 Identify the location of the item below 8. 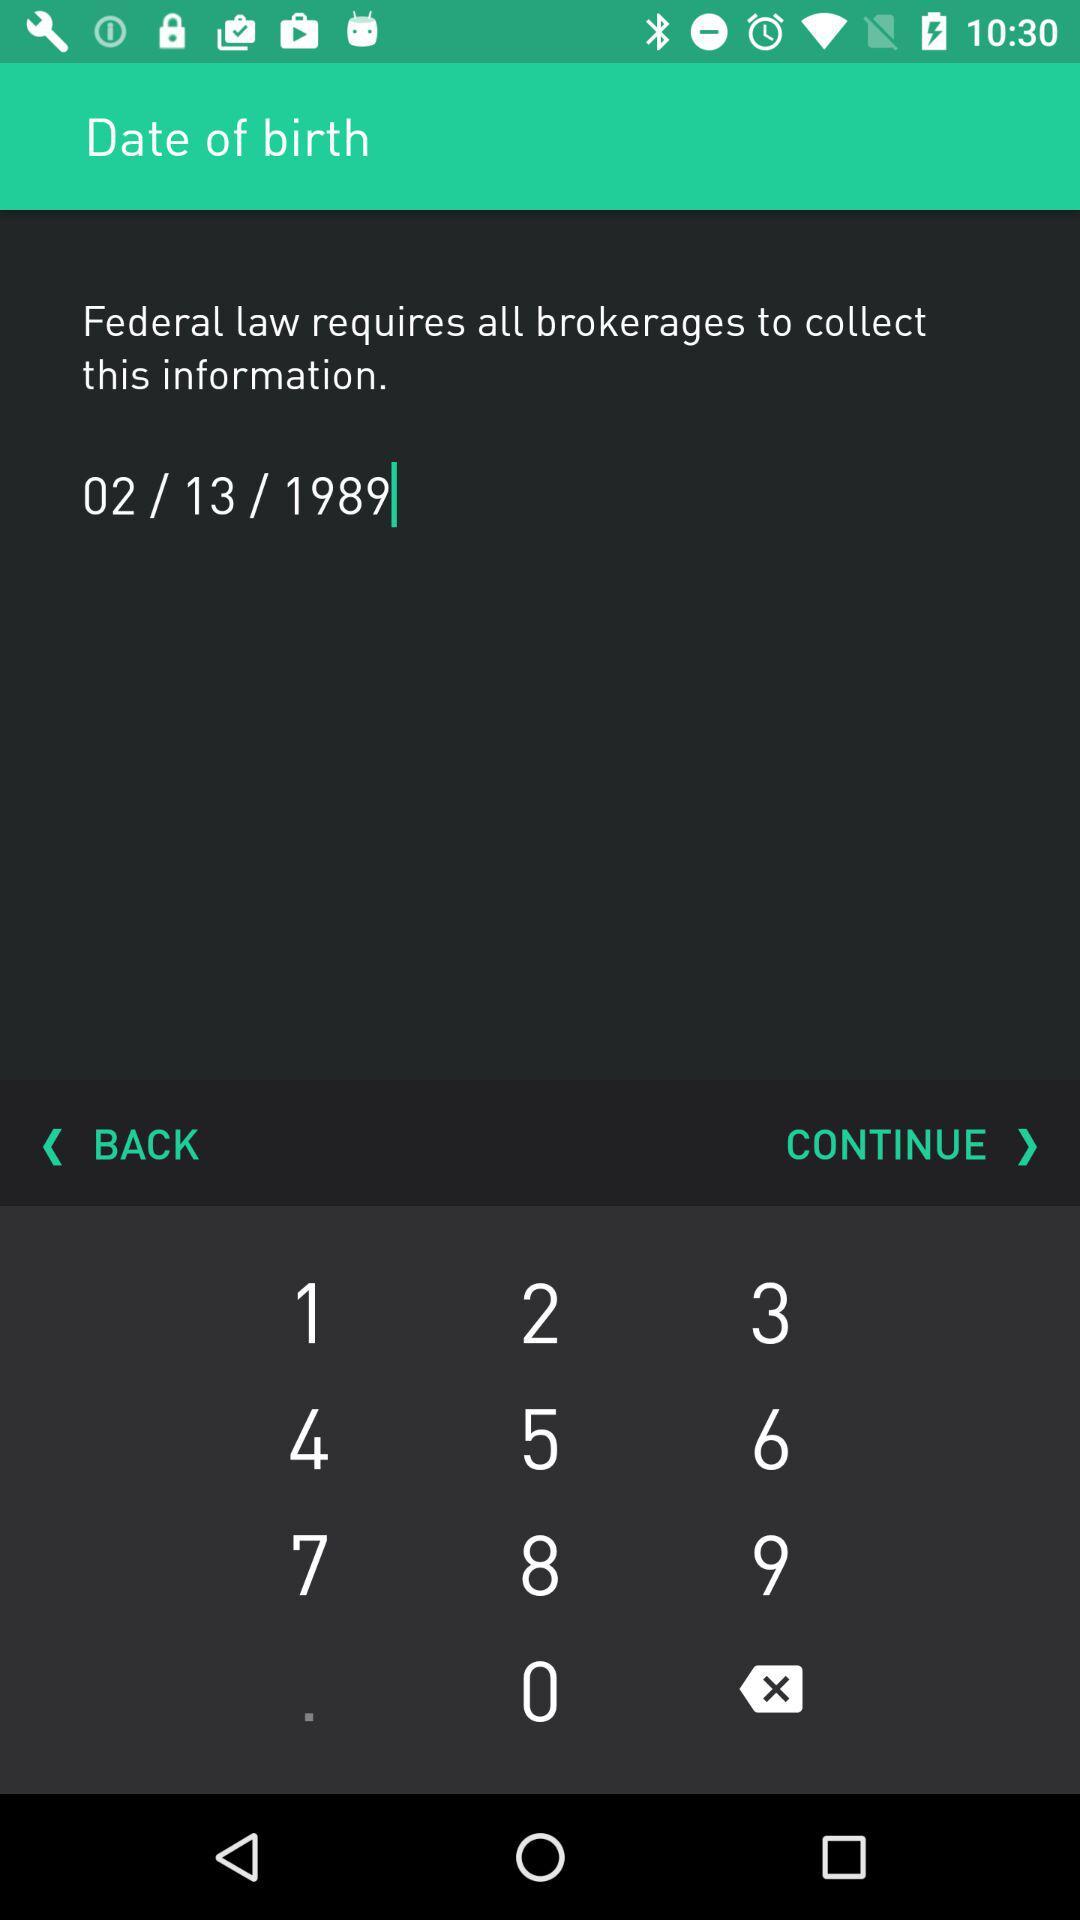
(770, 1688).